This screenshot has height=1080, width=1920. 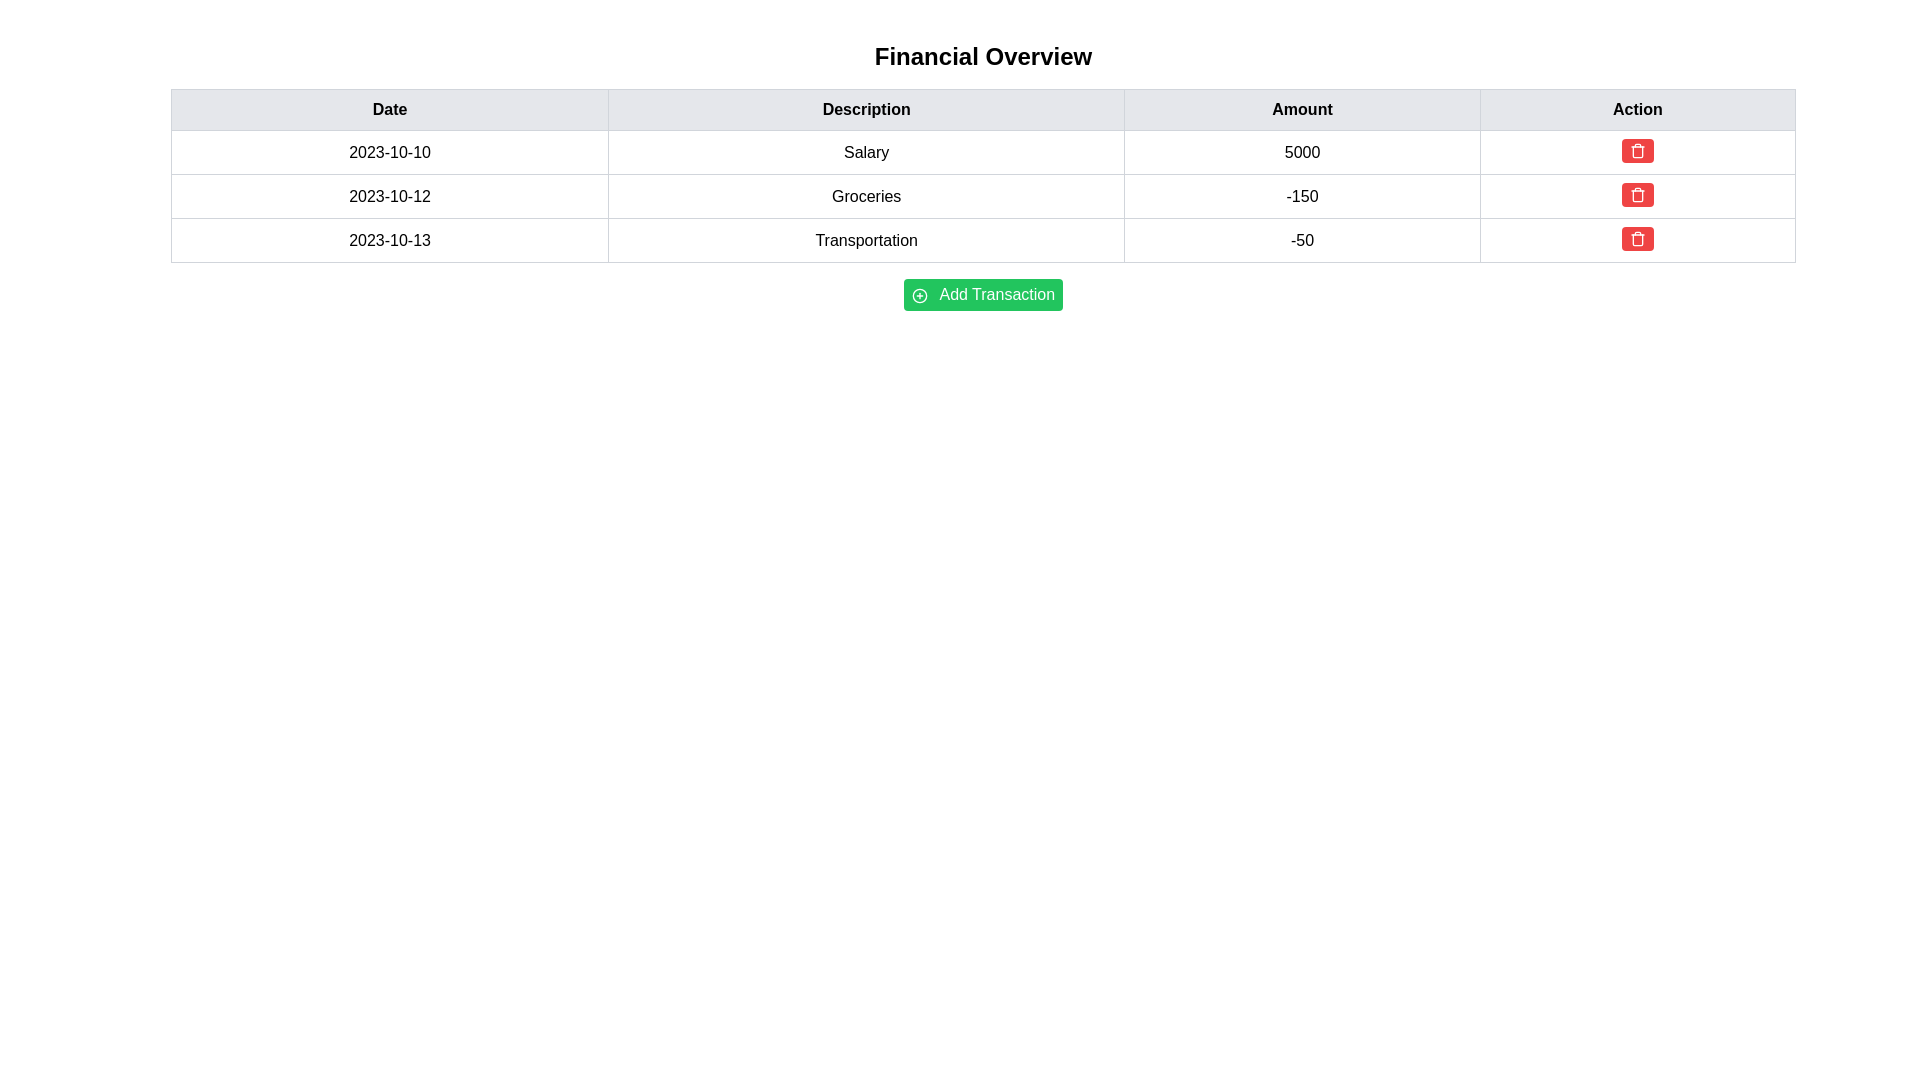 I want to click on the Text Label in the 'Description' column of the financial overview table, which is the second item in the row aligned with the date '2023-10-10', so click(x=866, y=151).